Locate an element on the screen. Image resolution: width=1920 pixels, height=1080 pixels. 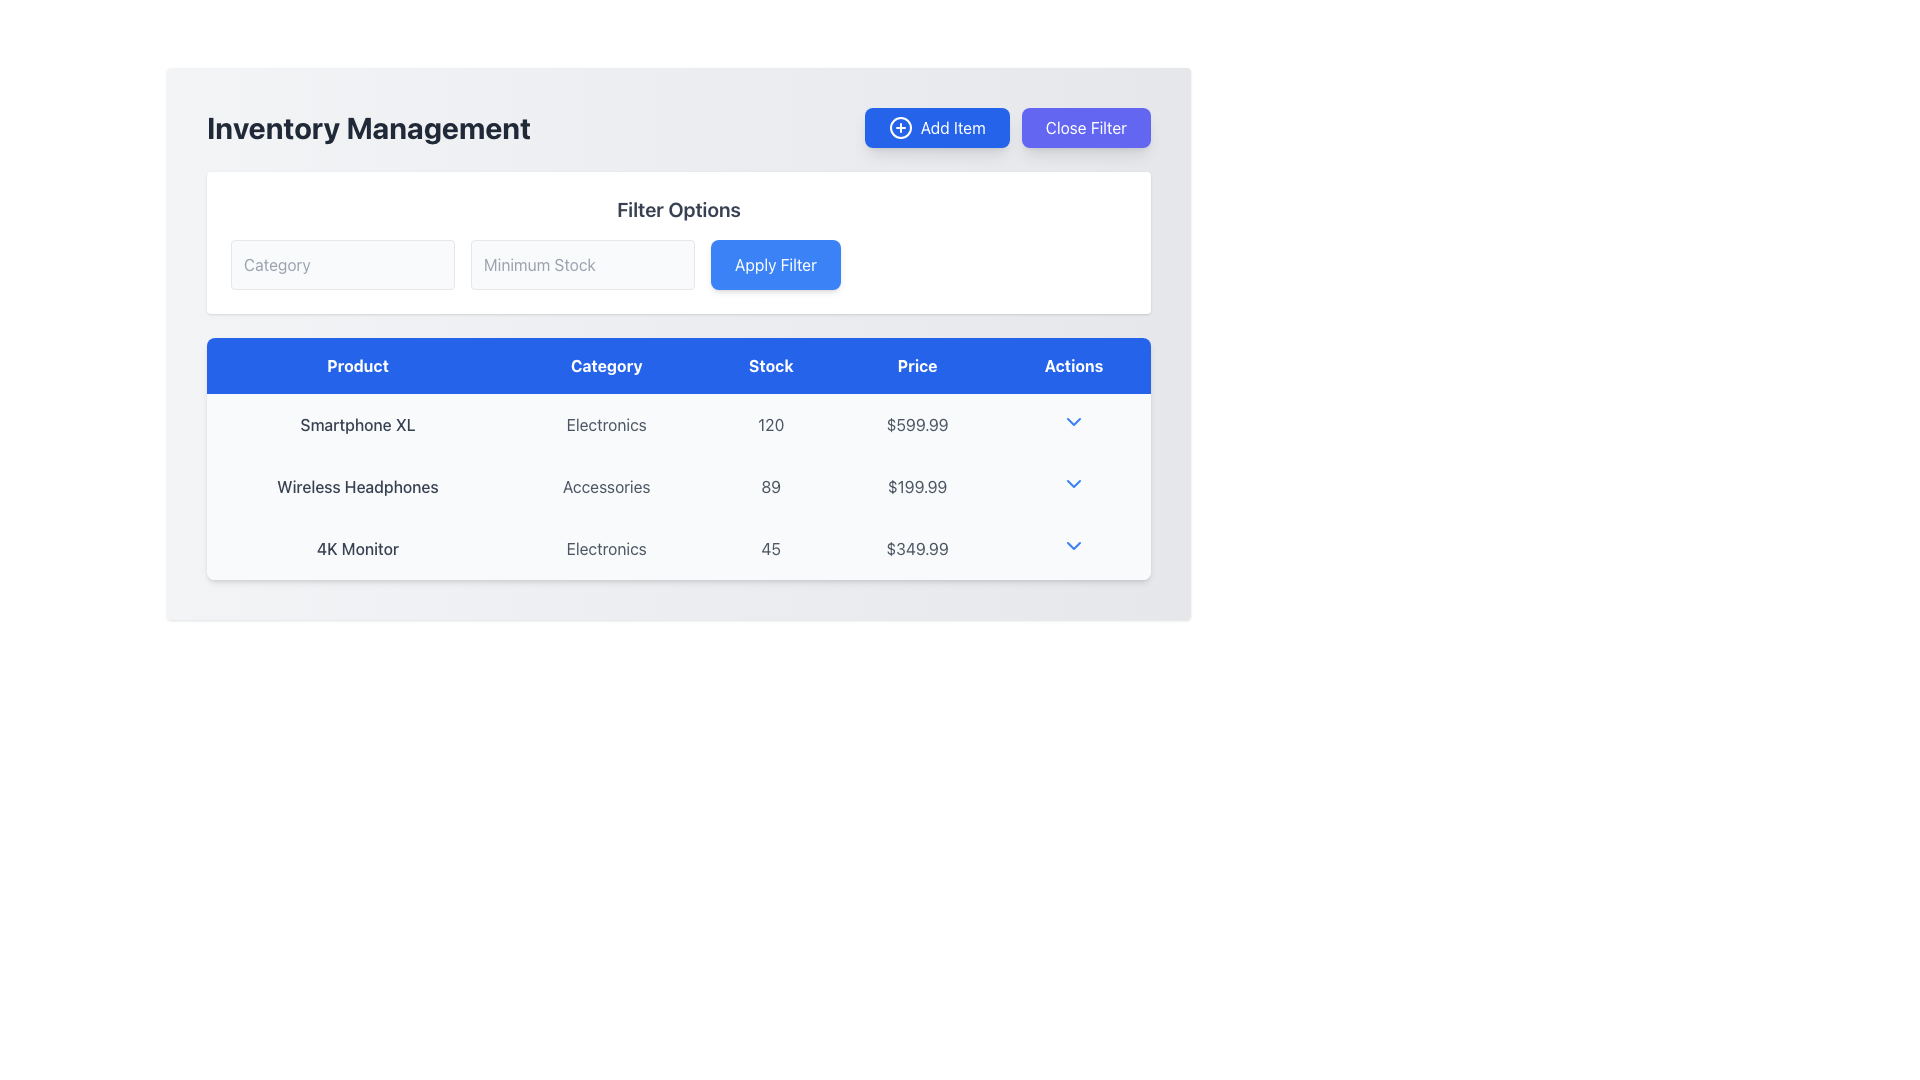
the 'Close Filter' button, which is a purple button with white text and rounded corners, located in the top-right area of the interface, to observe the visual change indicating interactivity is located at coordinates (1085, 127).